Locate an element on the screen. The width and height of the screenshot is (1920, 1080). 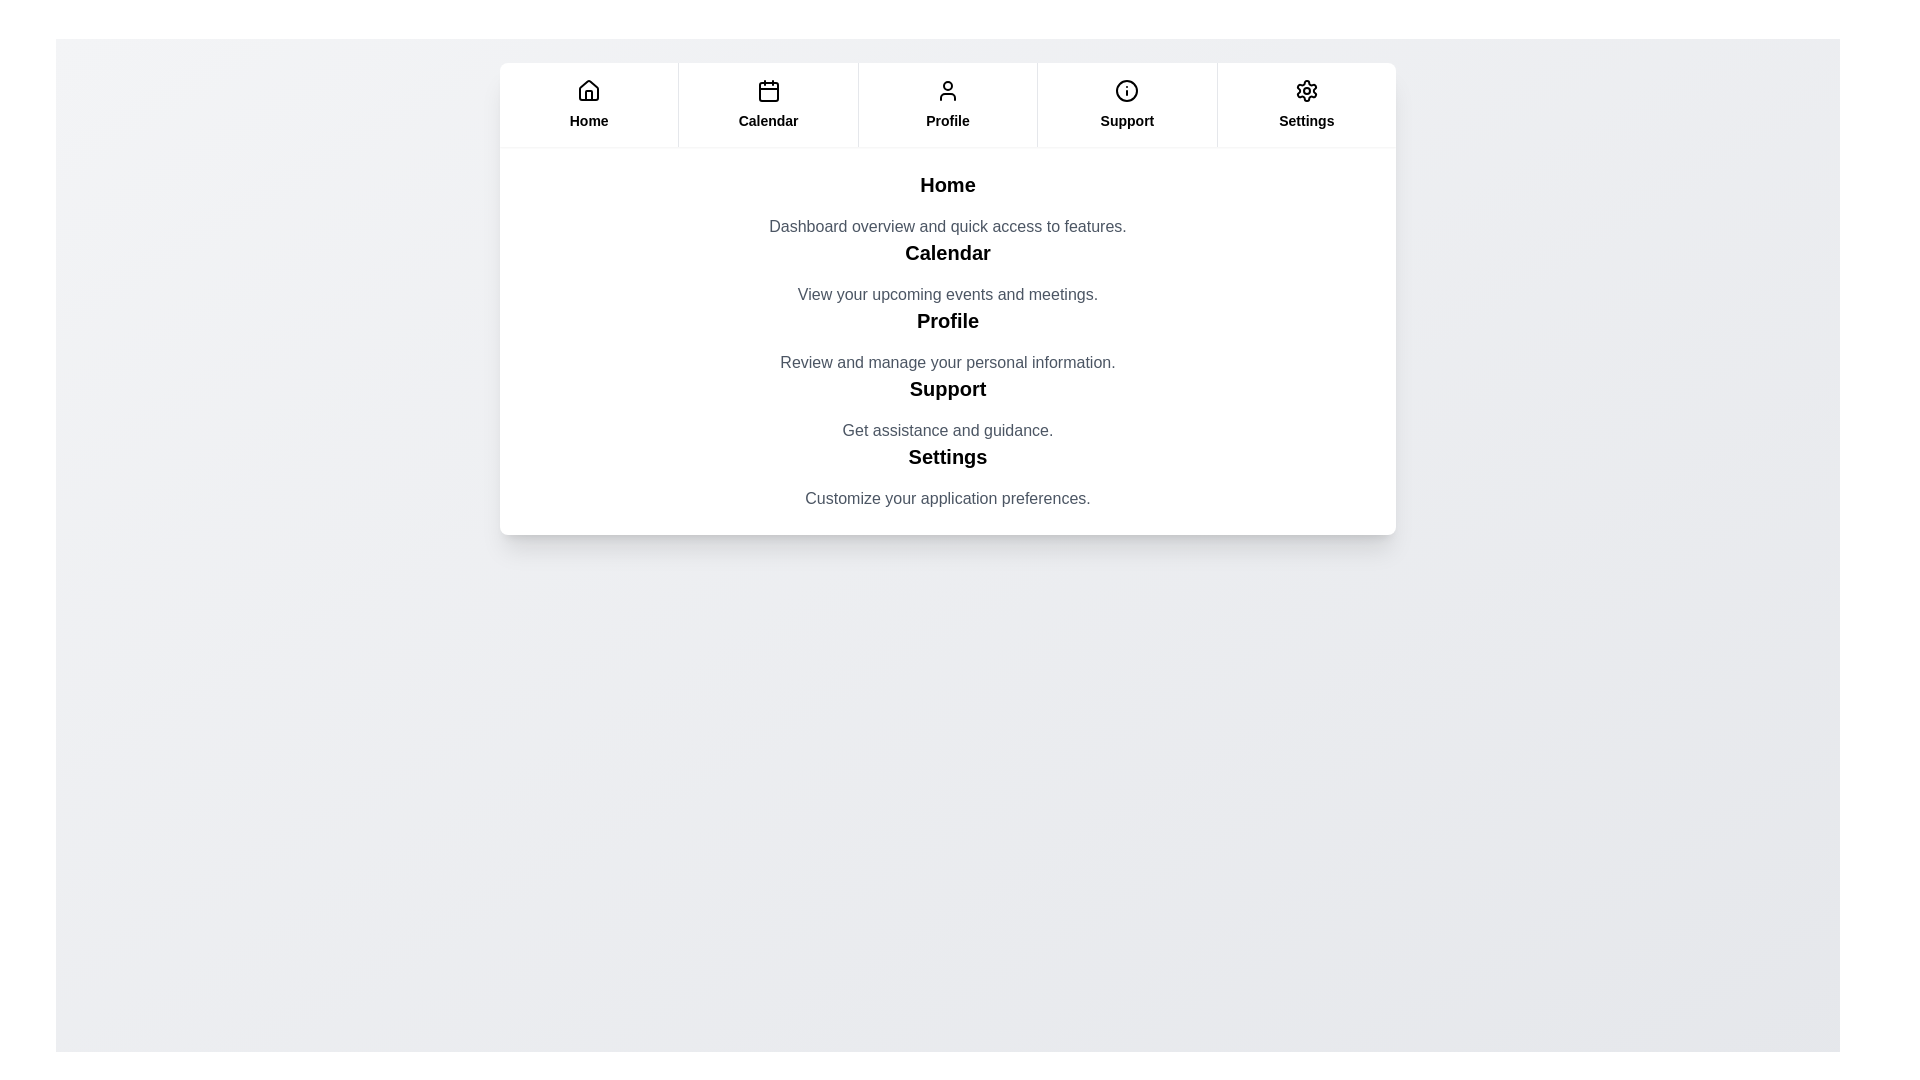
the 'Support' icon in the header menu, which visually represents the support functionality and is positioned above the 'Support' text label is located at coordinates (1127, 91).